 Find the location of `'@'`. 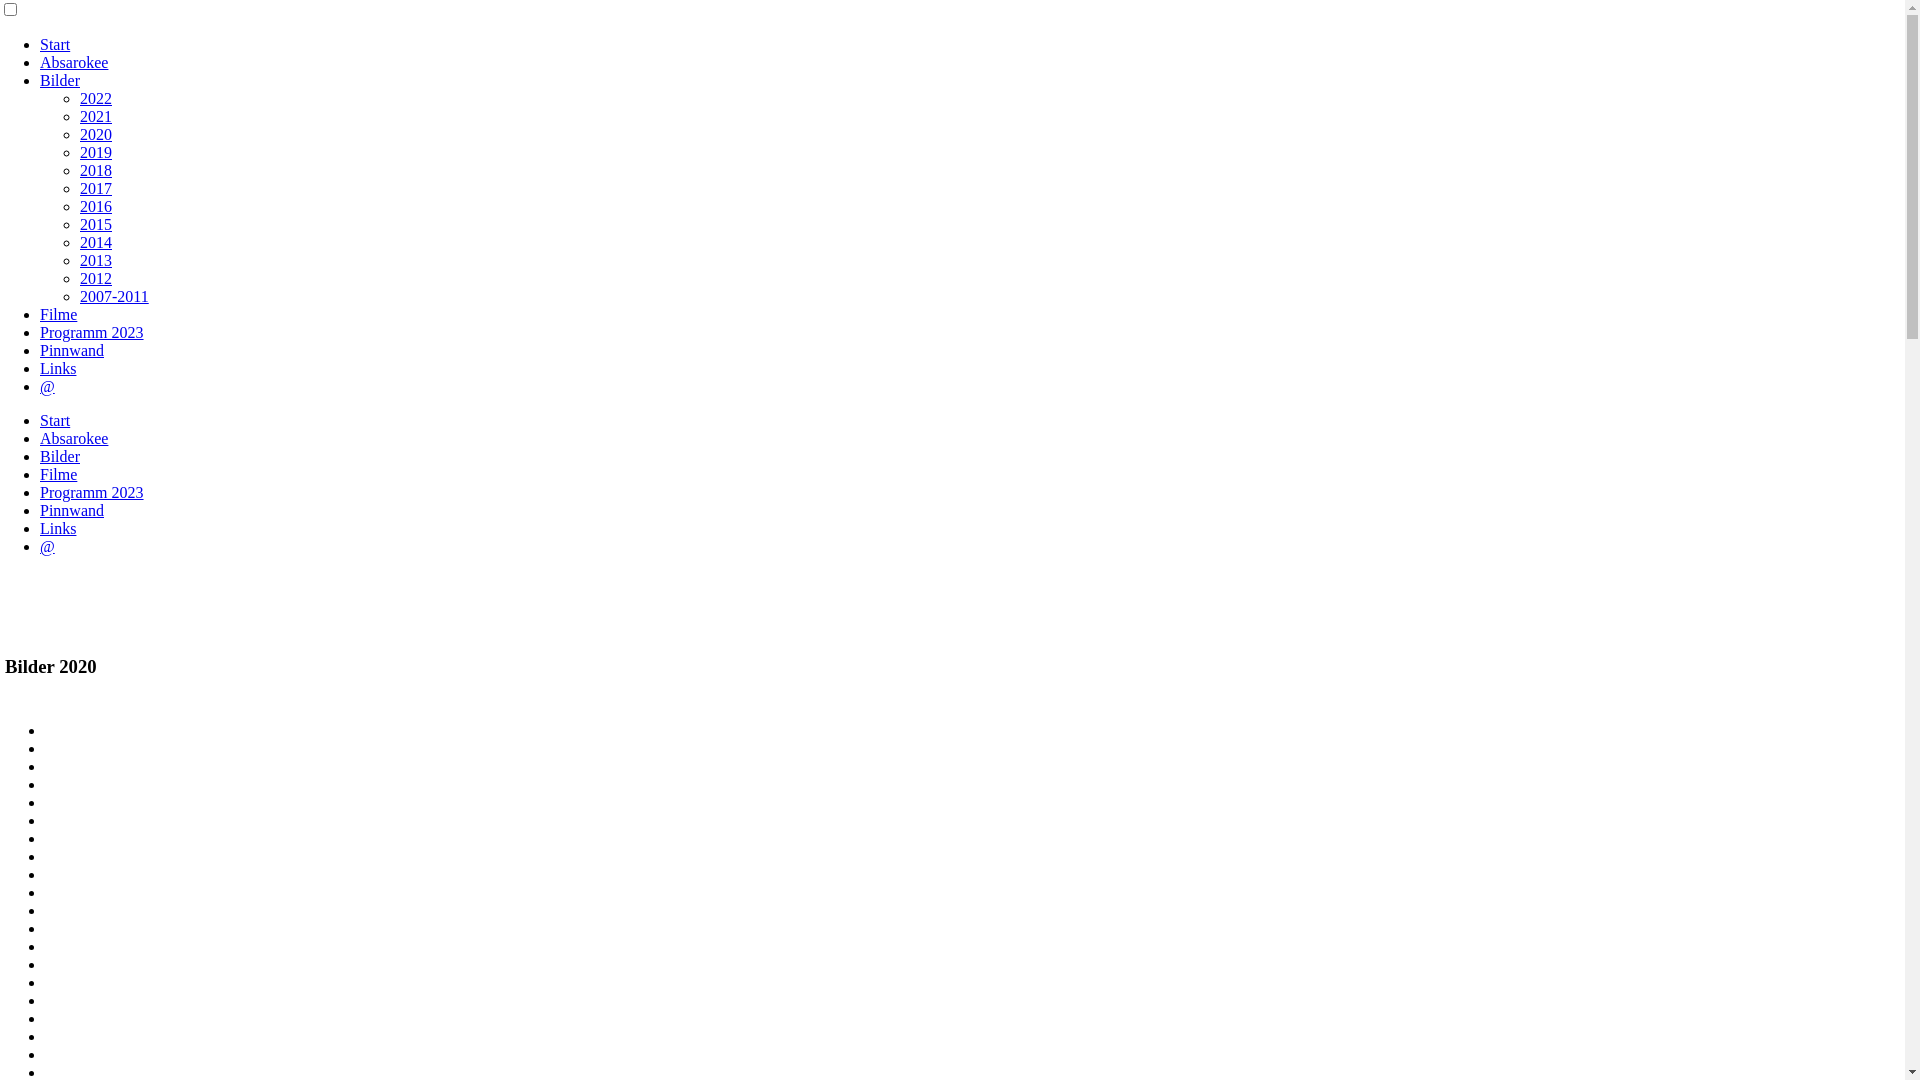

'@' is located at coordinates (47, 386).